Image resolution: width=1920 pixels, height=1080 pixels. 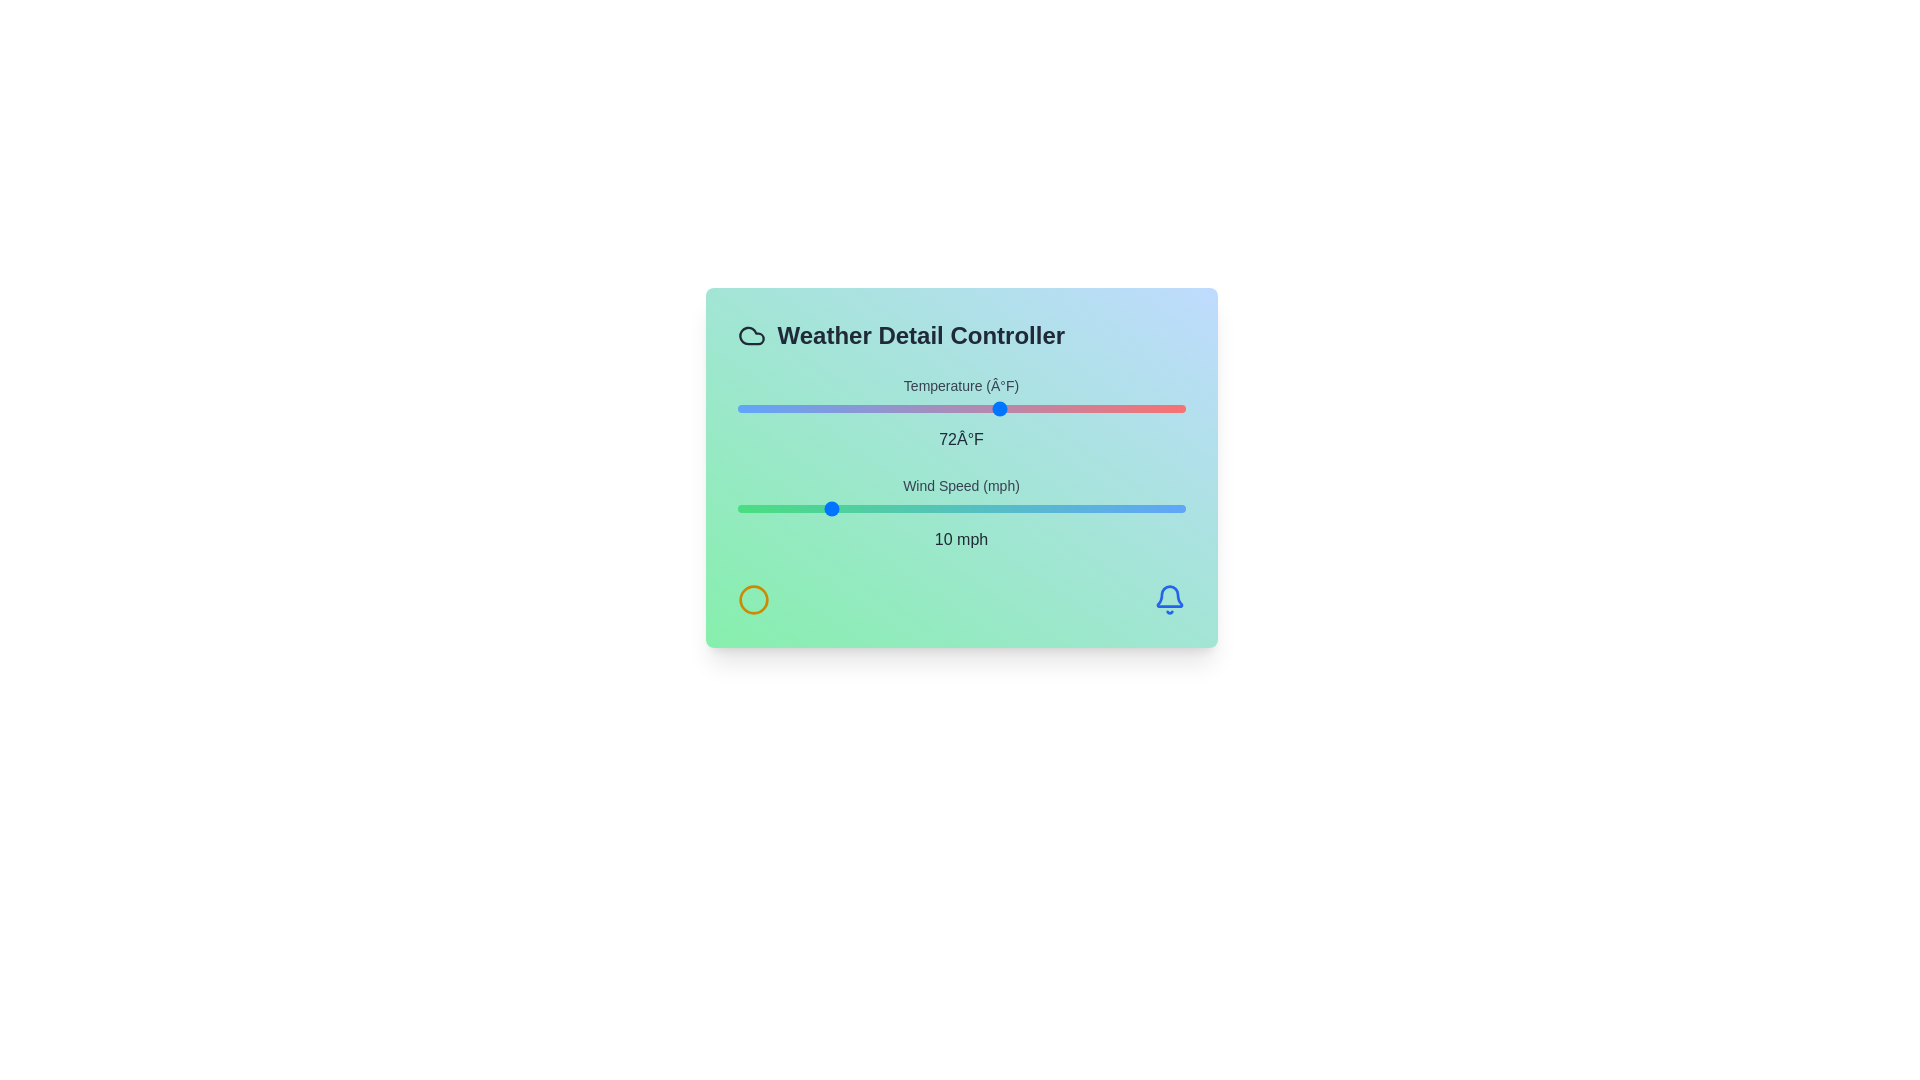 I want to click on the wind speed to 13 mph using the slider, so click(x=854, y=508).